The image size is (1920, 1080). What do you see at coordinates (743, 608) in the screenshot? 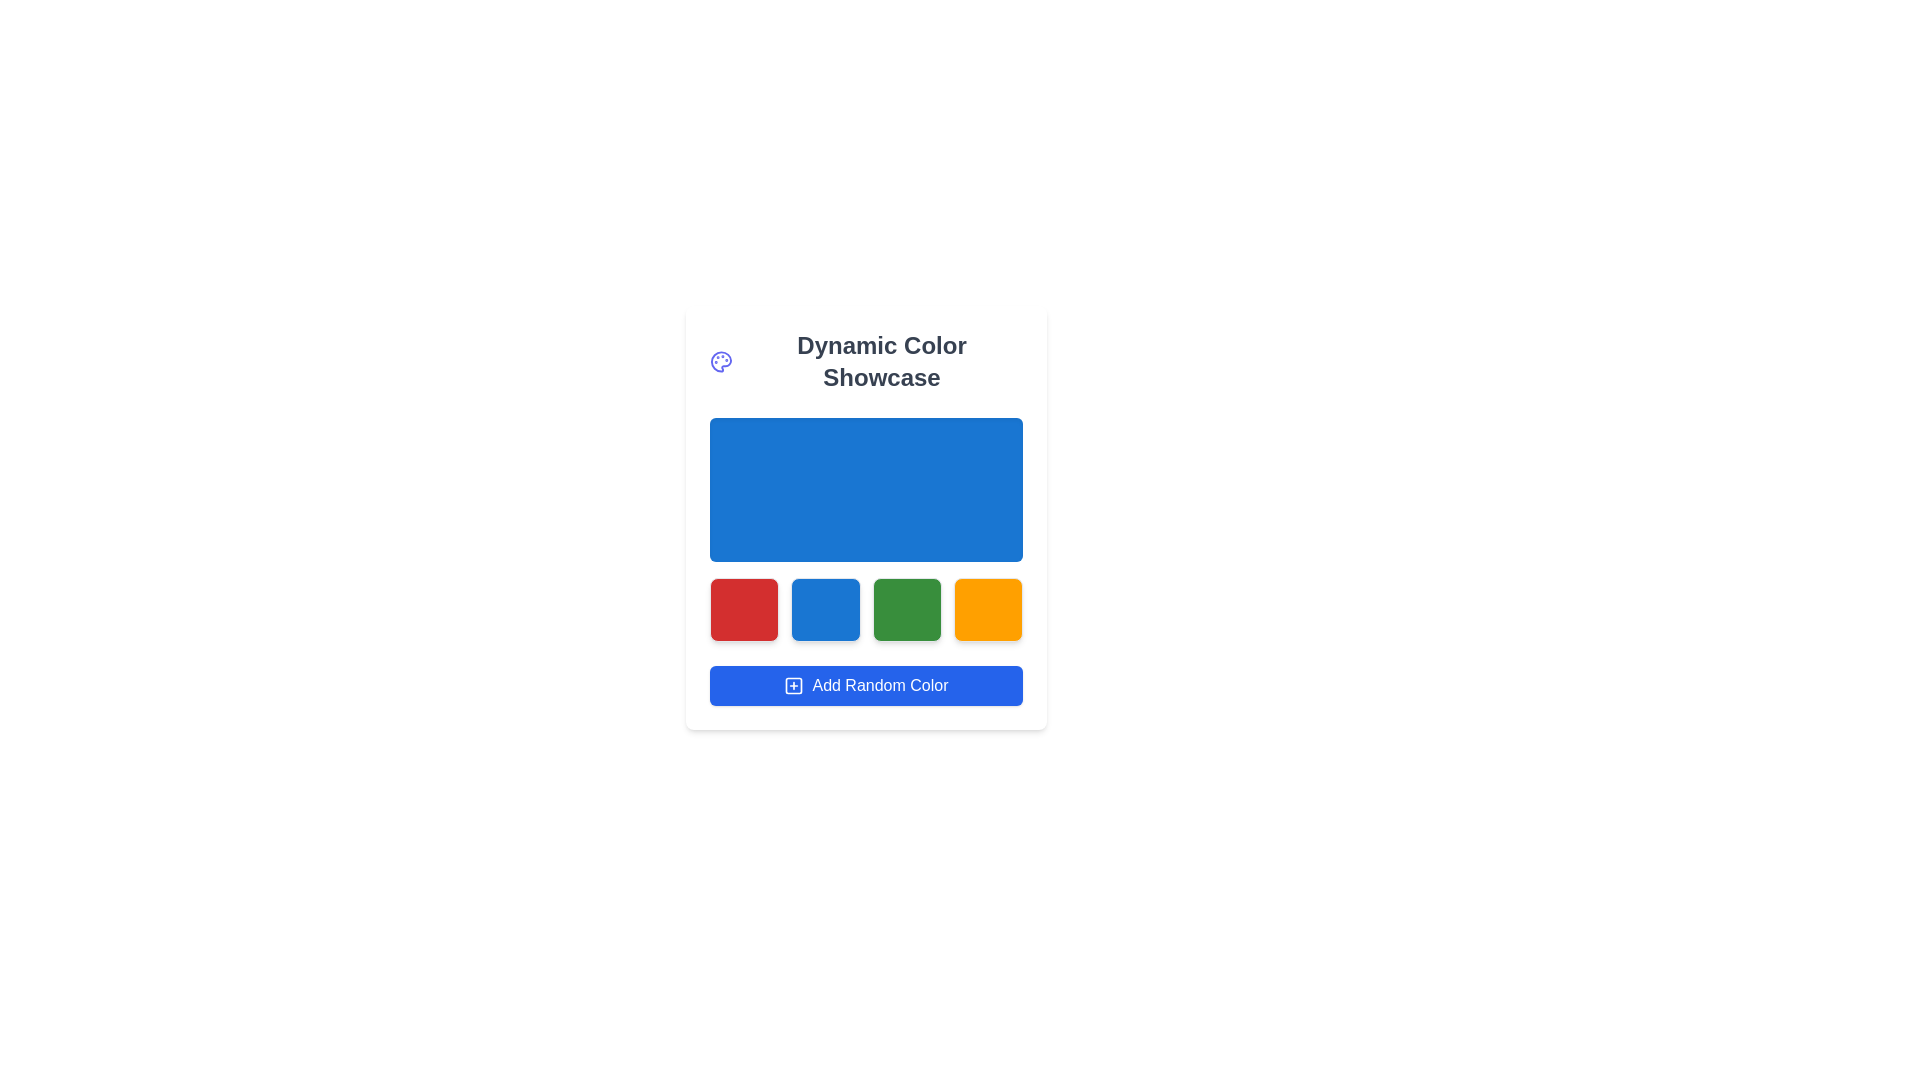
I see `the first selectable color square in the horizontal grid located underneath the 'Dynamic Color Showcase'` at bounding box center [743, 608].